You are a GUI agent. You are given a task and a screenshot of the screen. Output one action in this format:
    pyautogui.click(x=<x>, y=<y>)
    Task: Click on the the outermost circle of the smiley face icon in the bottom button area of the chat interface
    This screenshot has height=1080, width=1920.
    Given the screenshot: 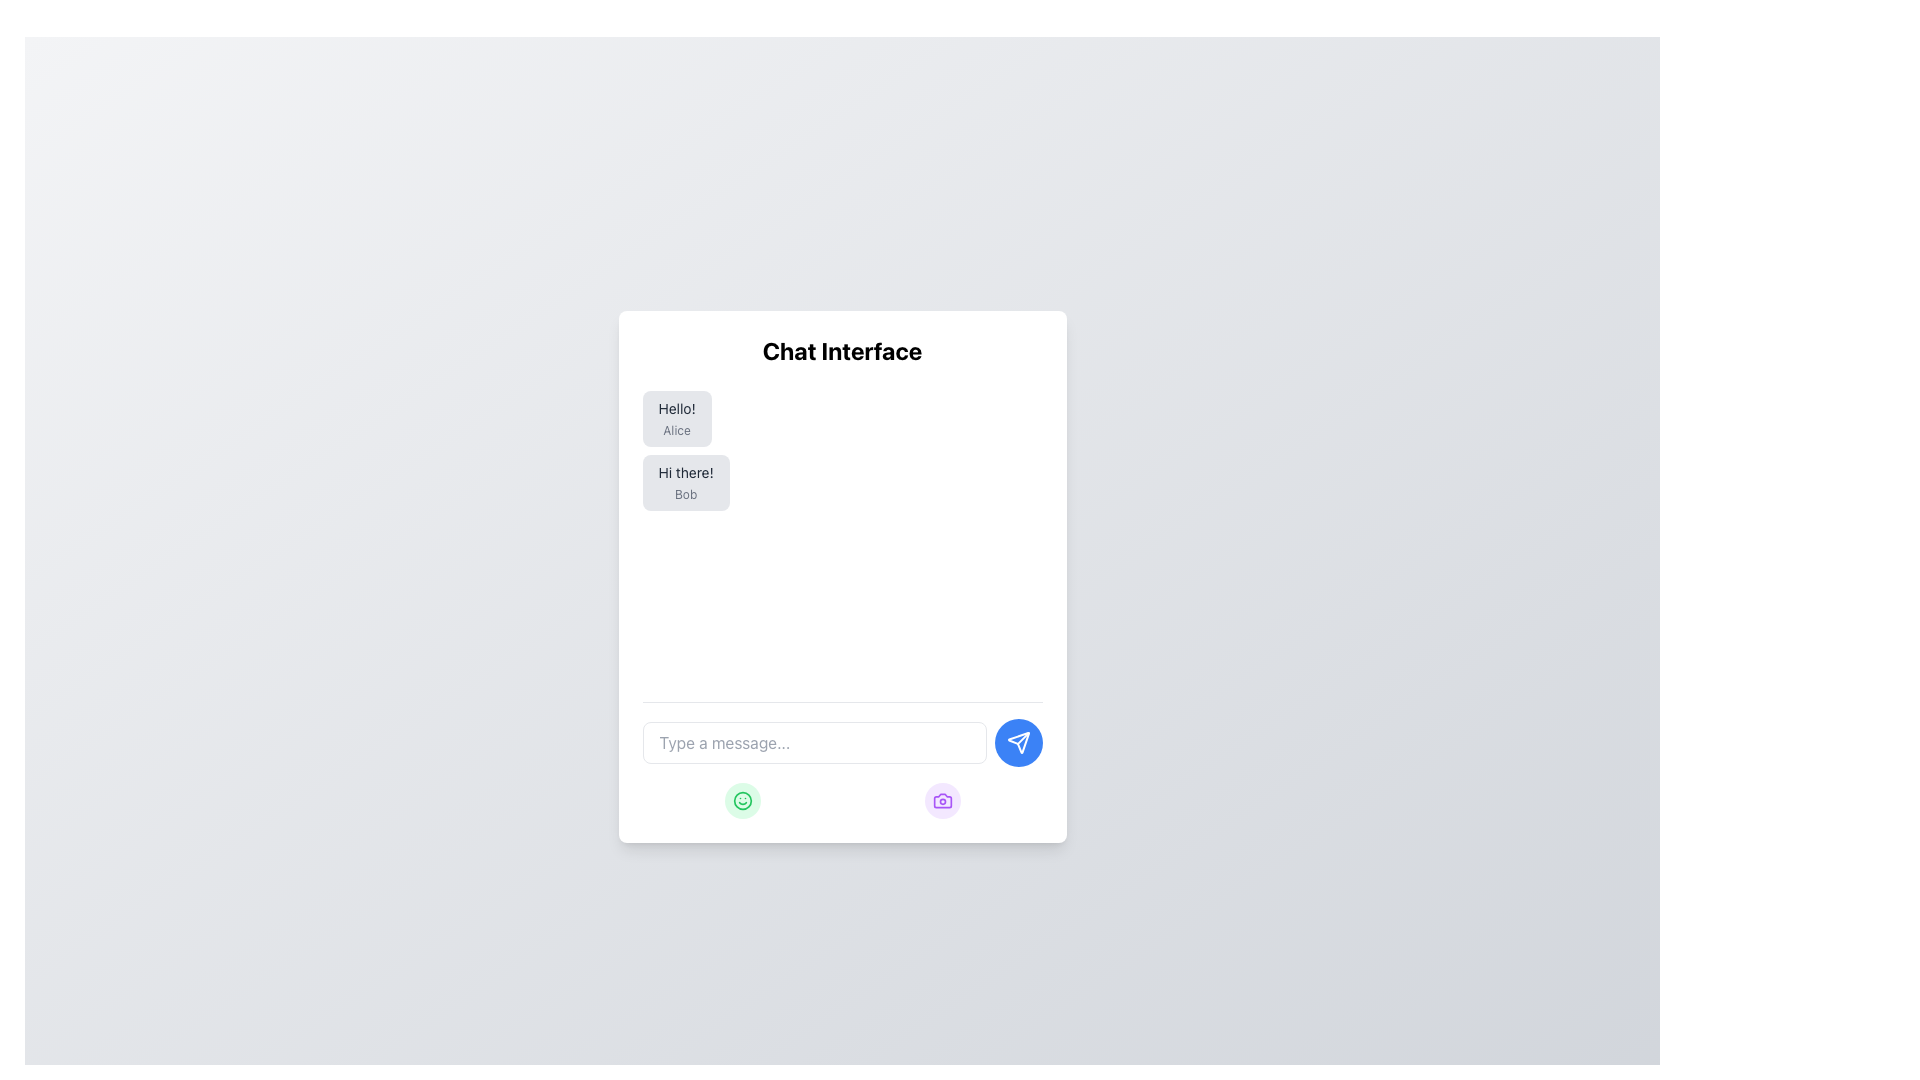 What is the action you would take?
    pyautogui.click(x=741, y=800)
    